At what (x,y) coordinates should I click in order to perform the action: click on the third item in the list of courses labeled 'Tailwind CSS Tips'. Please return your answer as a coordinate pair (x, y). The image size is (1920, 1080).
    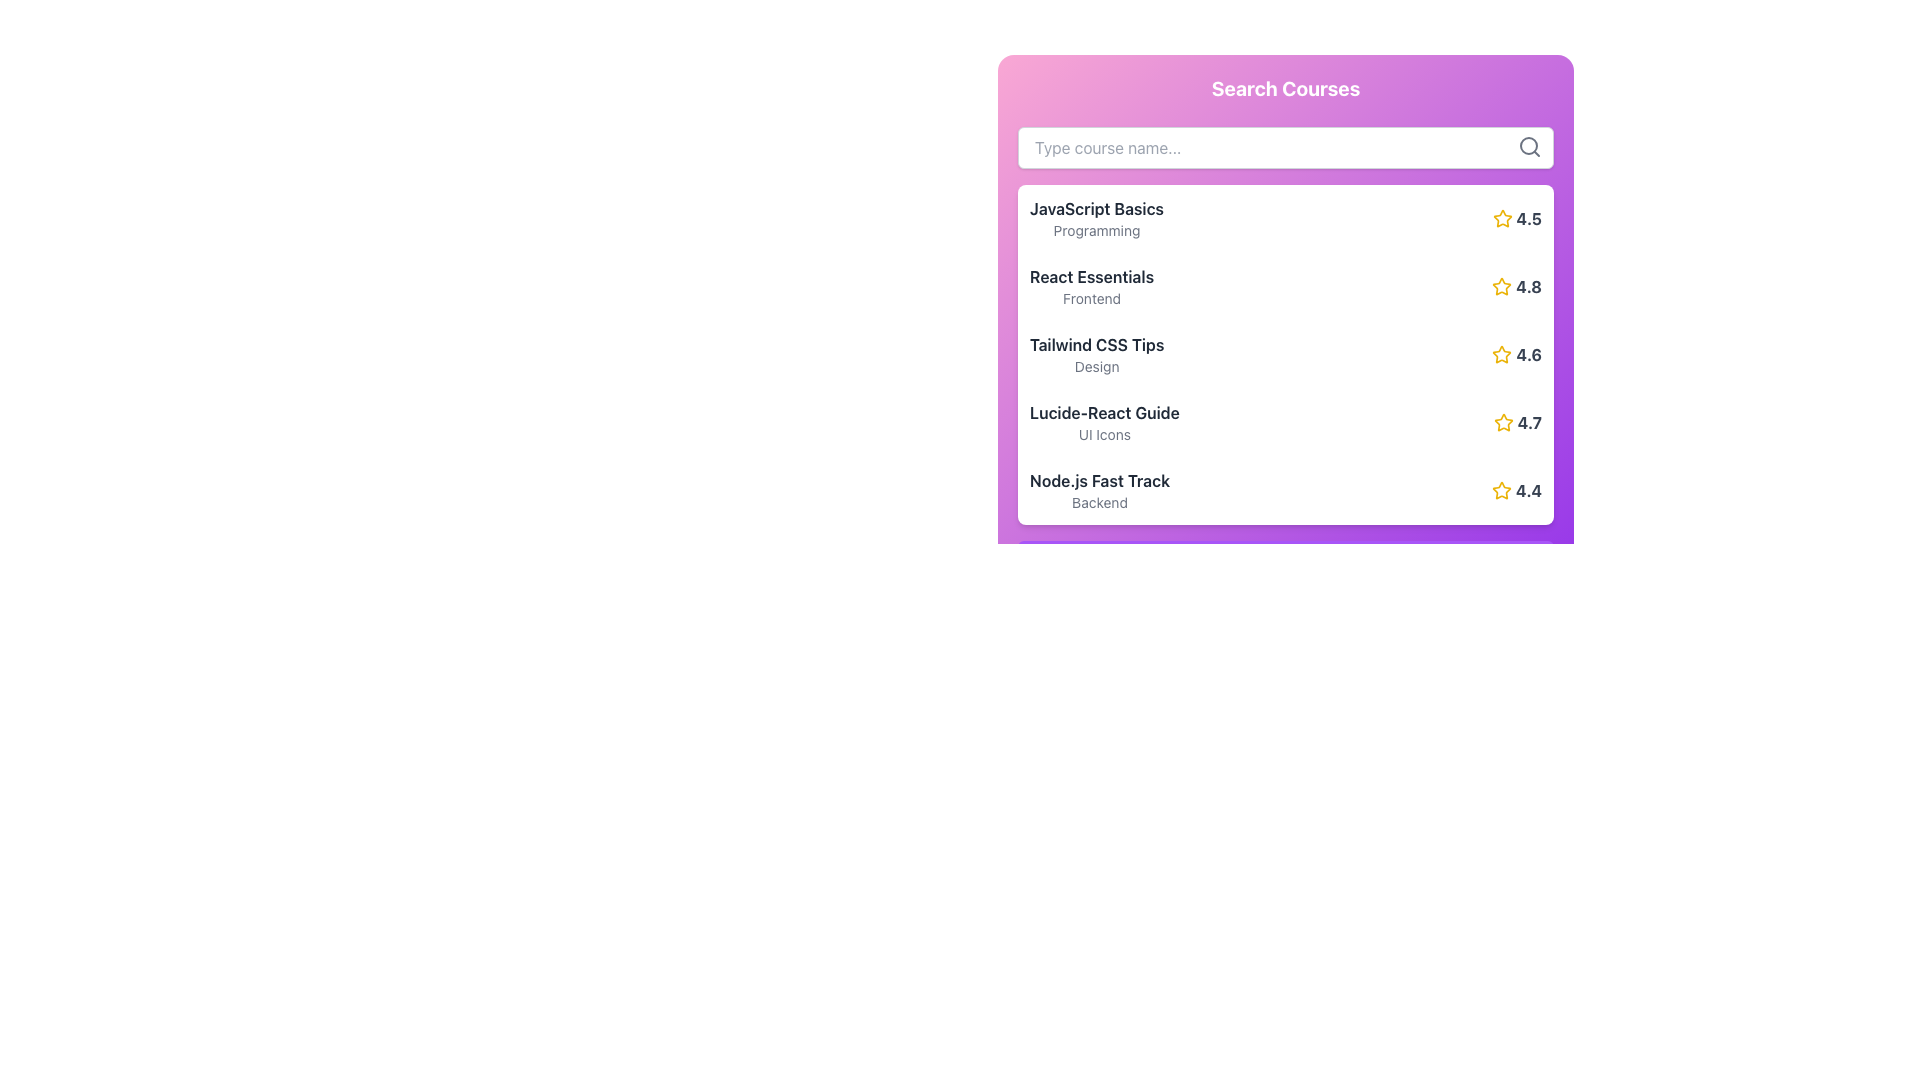
    Looking at the image, I should click on (1096, 353).